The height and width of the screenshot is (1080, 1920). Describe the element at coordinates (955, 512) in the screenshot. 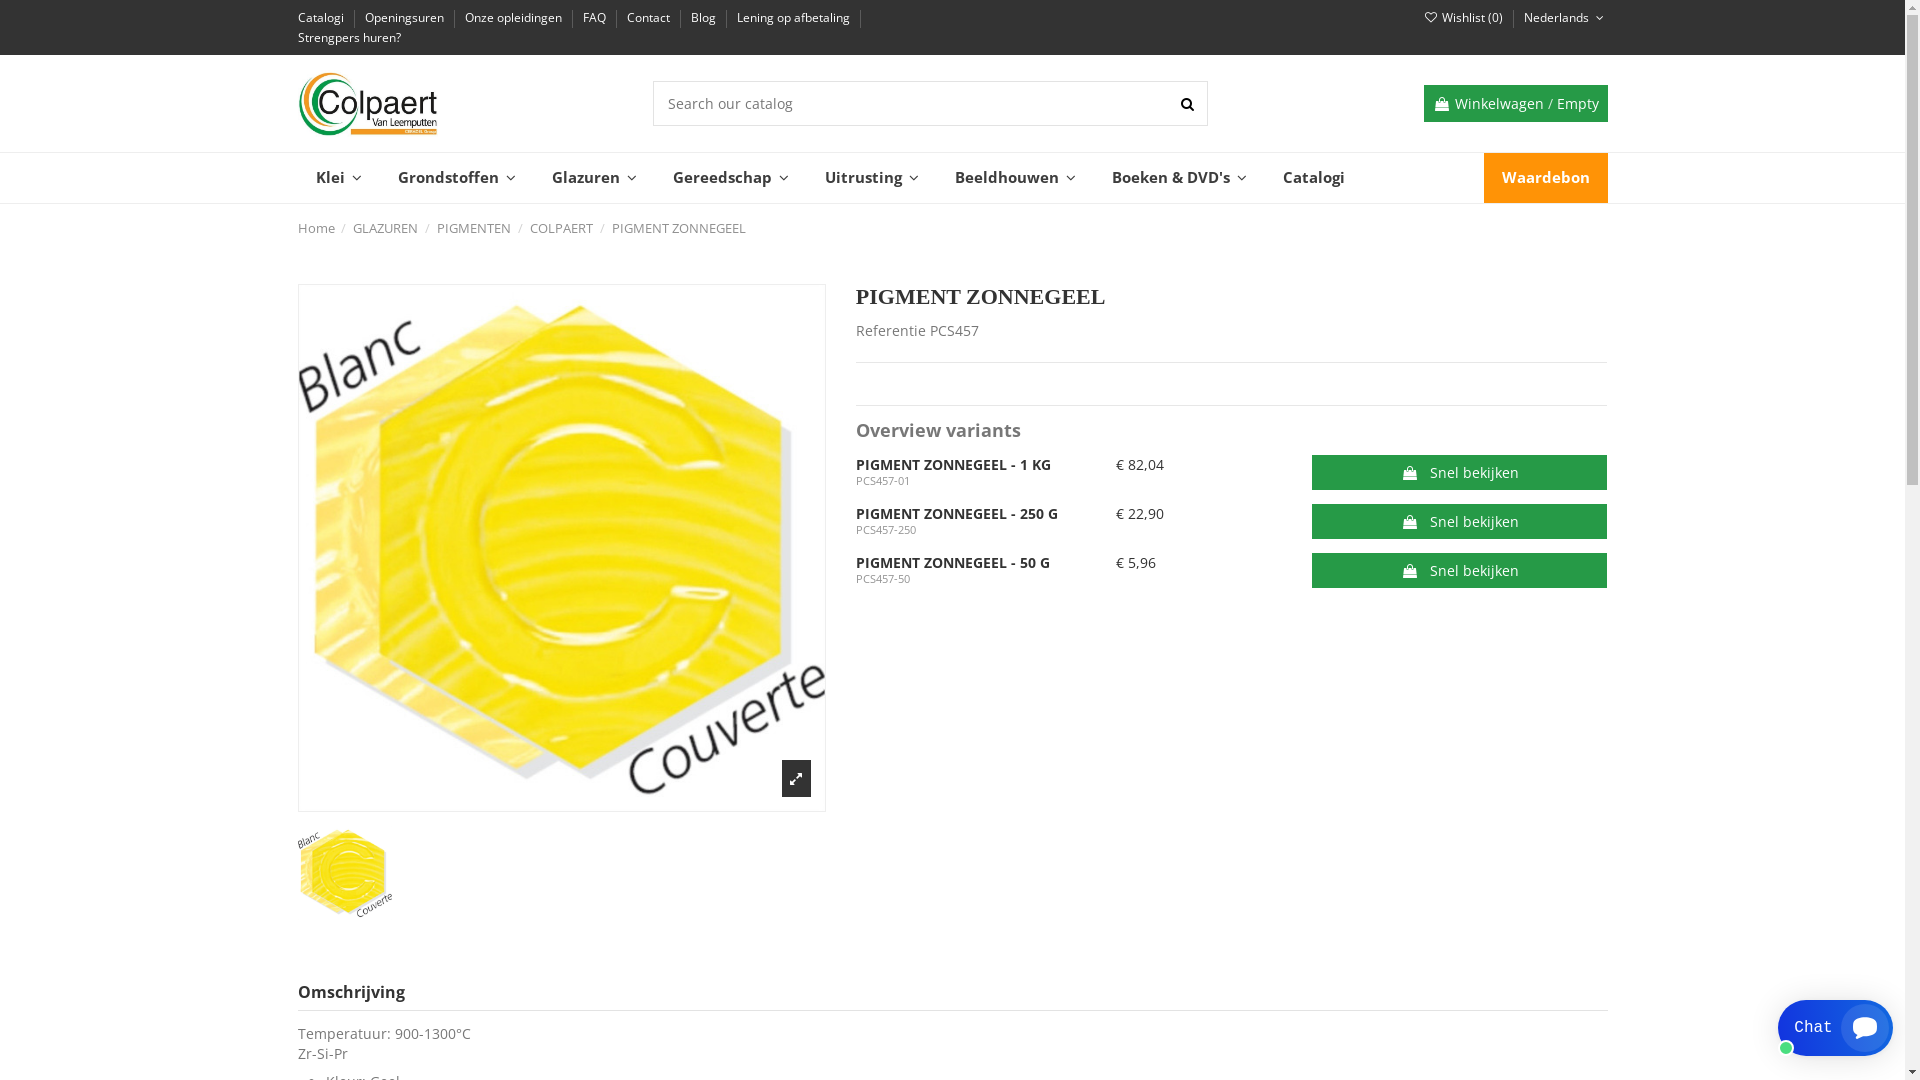

I see `'PIGMENT ZONNEGEEL - 250 G'` at that location.